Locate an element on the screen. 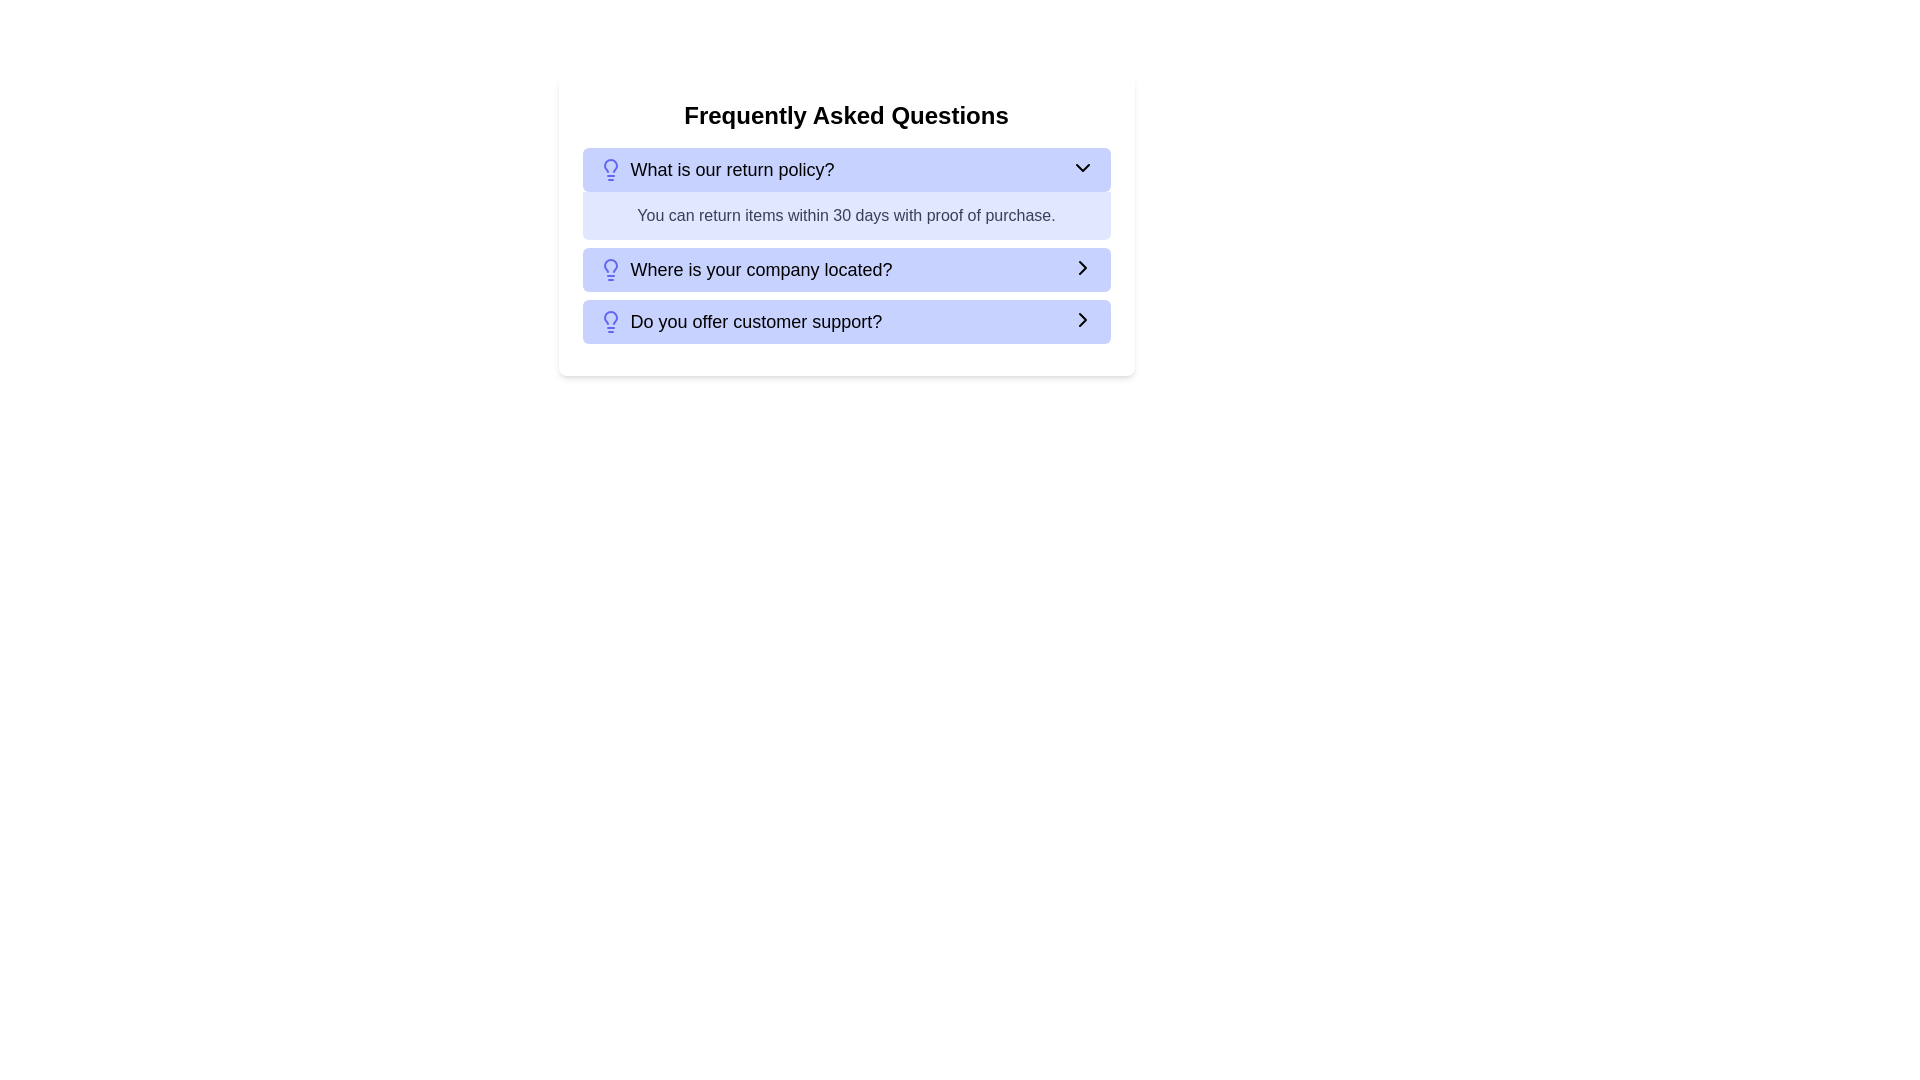 The width and height of the screenshot is (1920, 1080). the decorative icon located at the far left of the FAQ entry, aligned with the text 'Do you offer customer support?' is located at coordinates (609, 320).